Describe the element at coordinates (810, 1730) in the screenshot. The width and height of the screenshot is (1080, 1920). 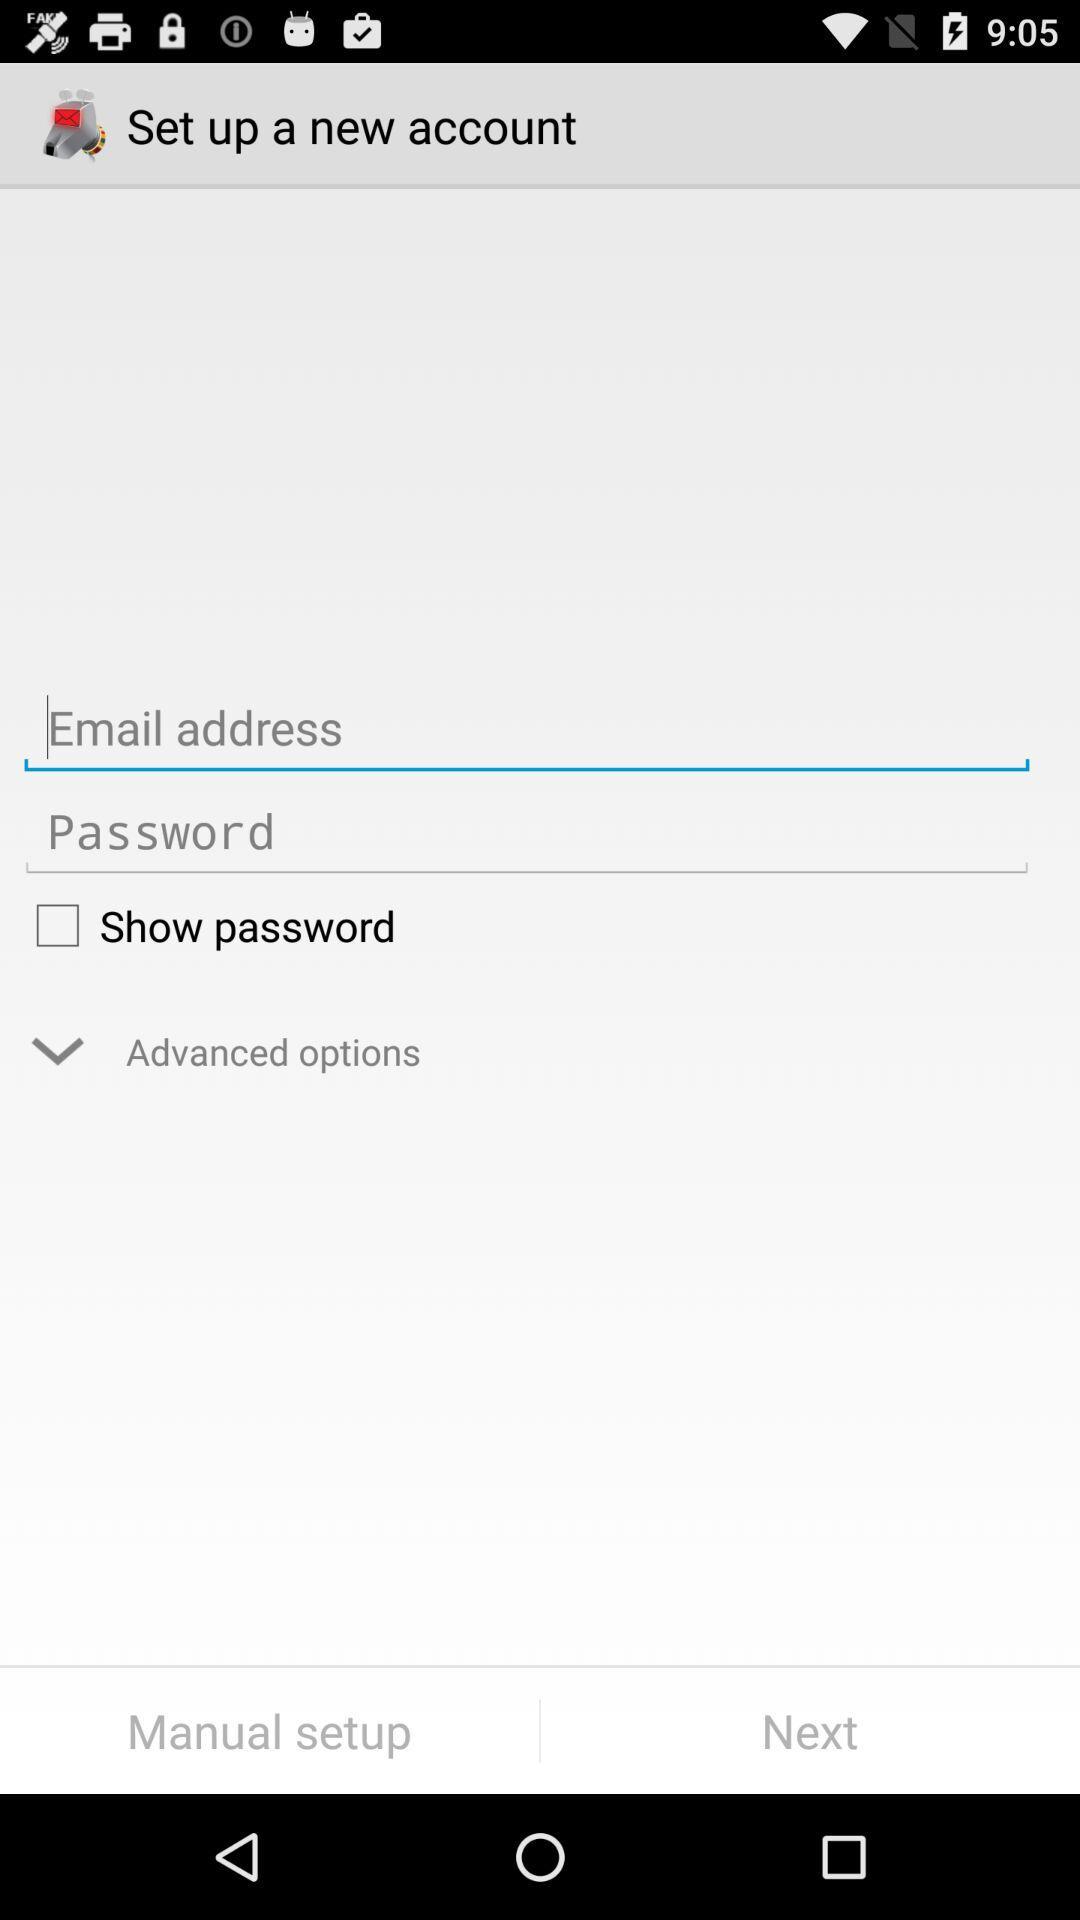
I see `the next icon` at that location.